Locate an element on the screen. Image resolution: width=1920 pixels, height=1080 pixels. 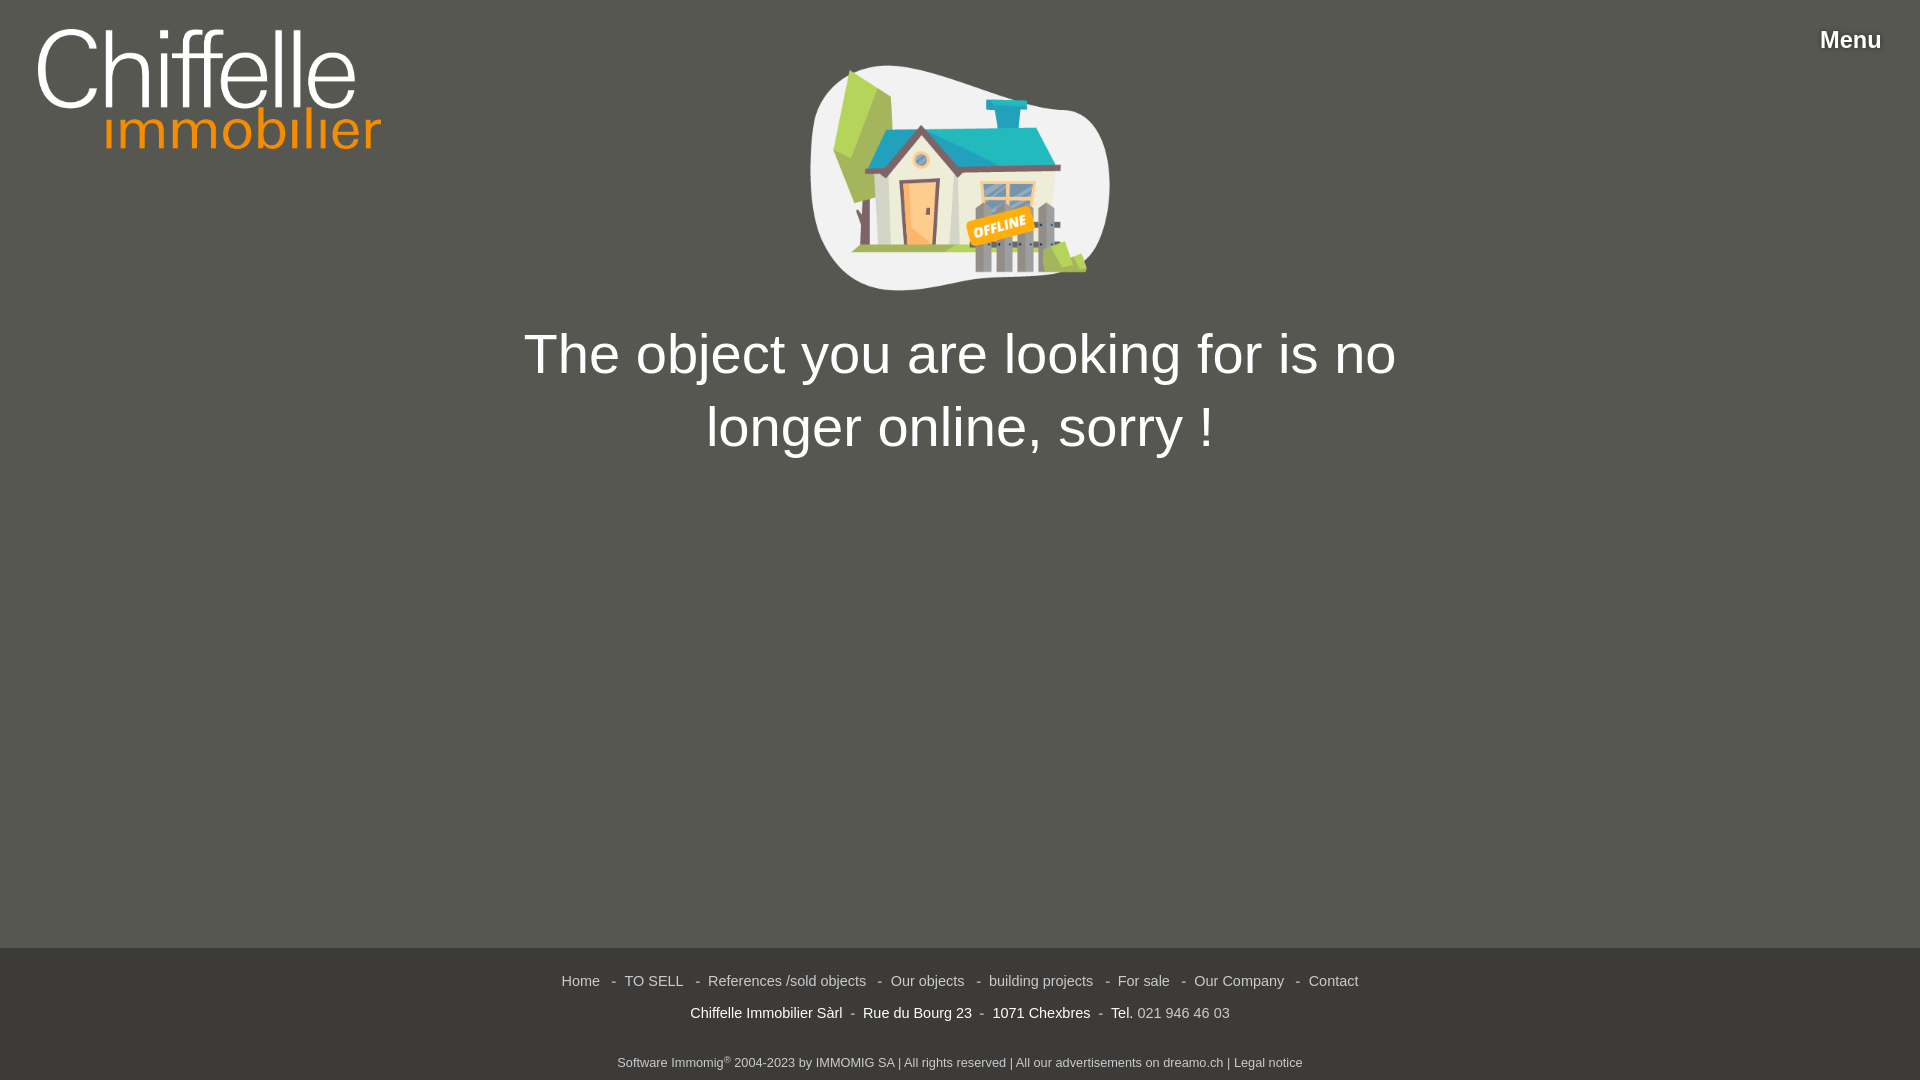
'dreamo.ch' is located at coordinates (1162, 1061).